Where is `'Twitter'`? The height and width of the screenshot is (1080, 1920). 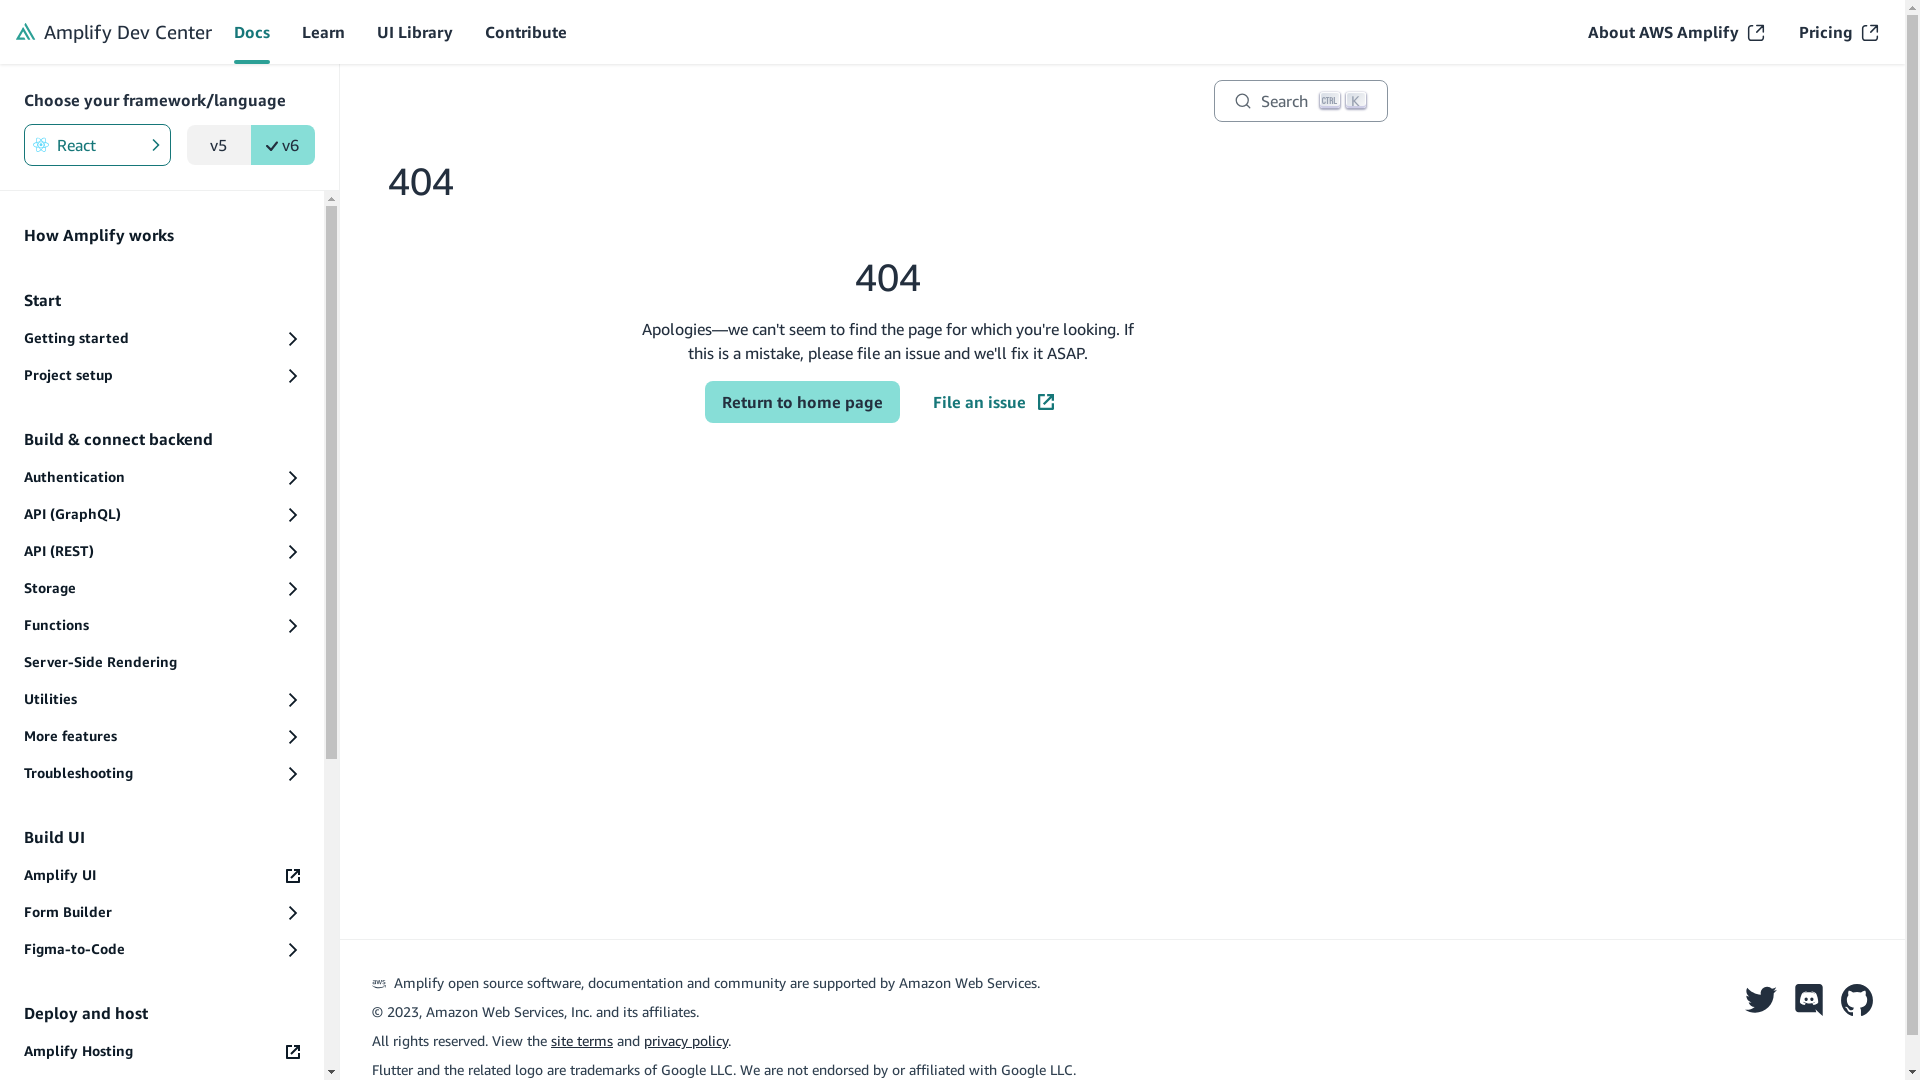
'Twitter' is located at coordinates (1744, 995).